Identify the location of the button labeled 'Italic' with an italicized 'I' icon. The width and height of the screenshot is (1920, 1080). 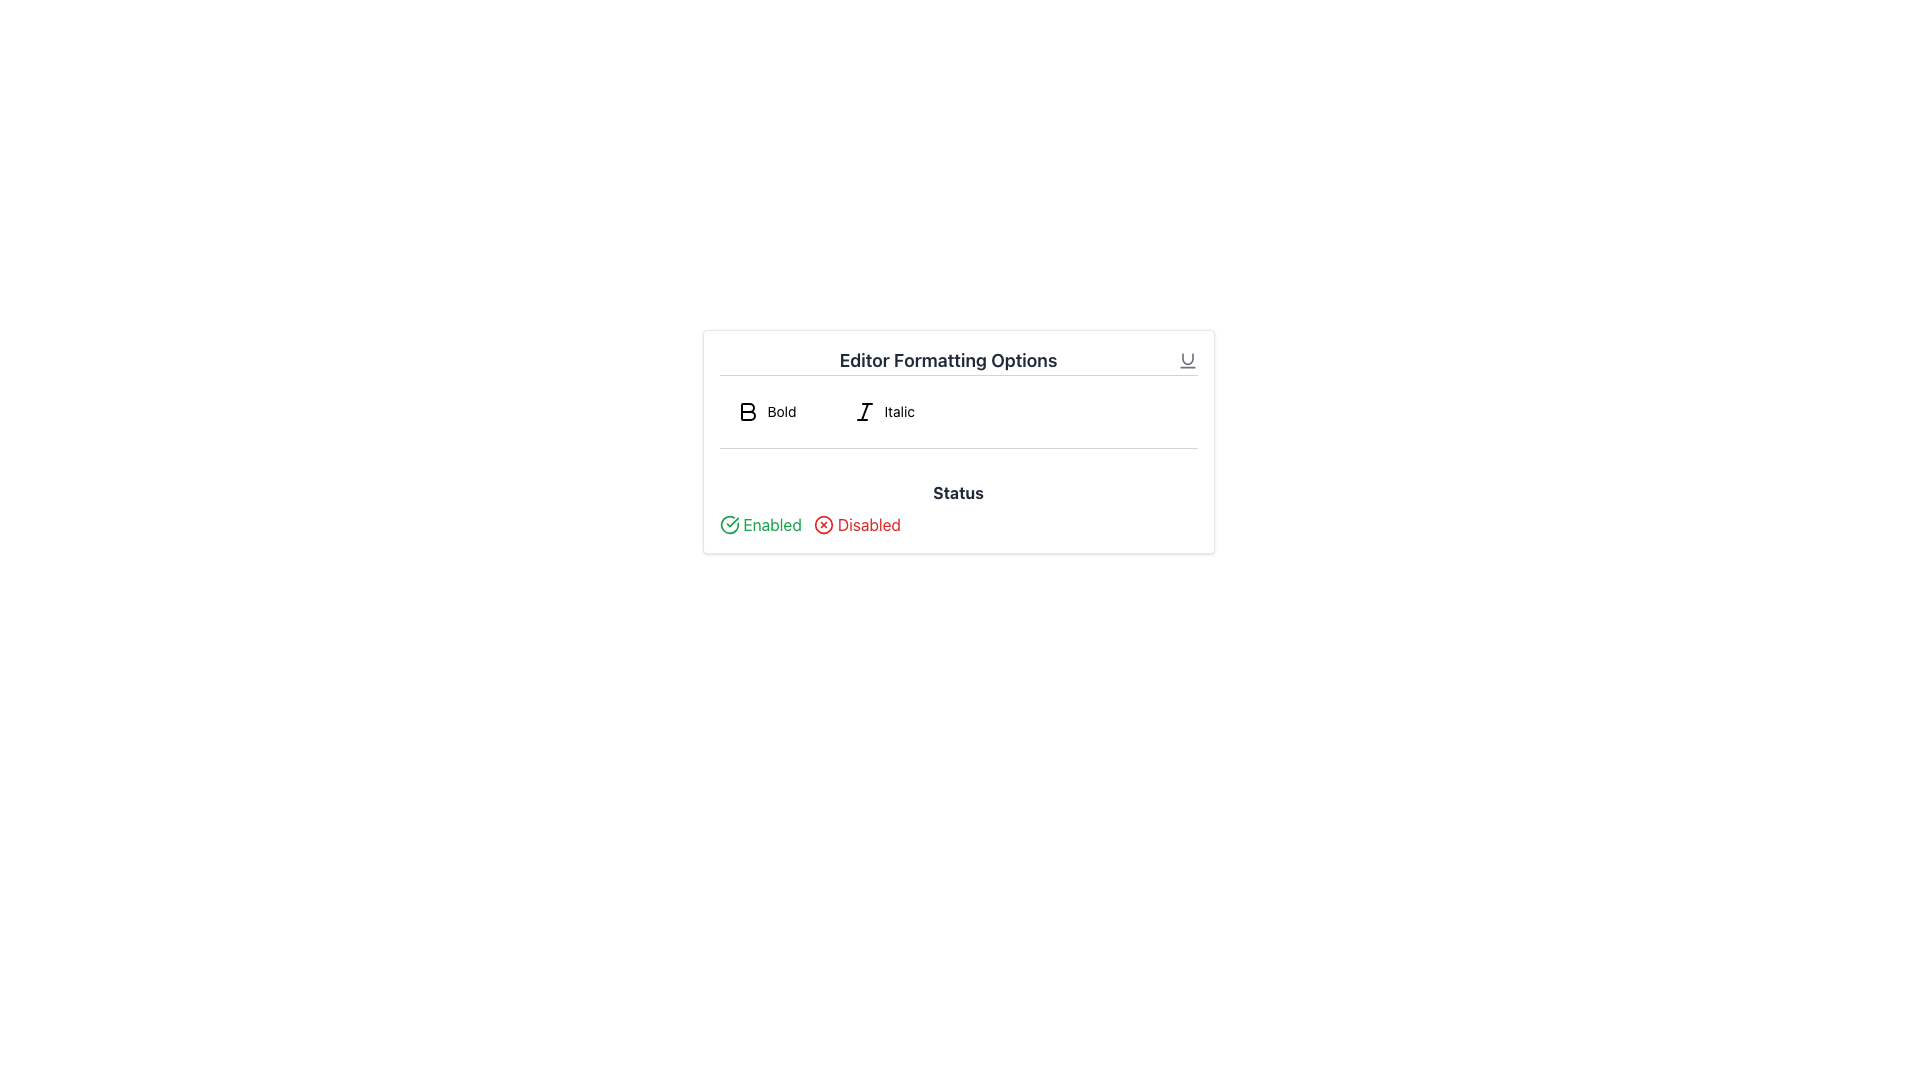
(882, 411).